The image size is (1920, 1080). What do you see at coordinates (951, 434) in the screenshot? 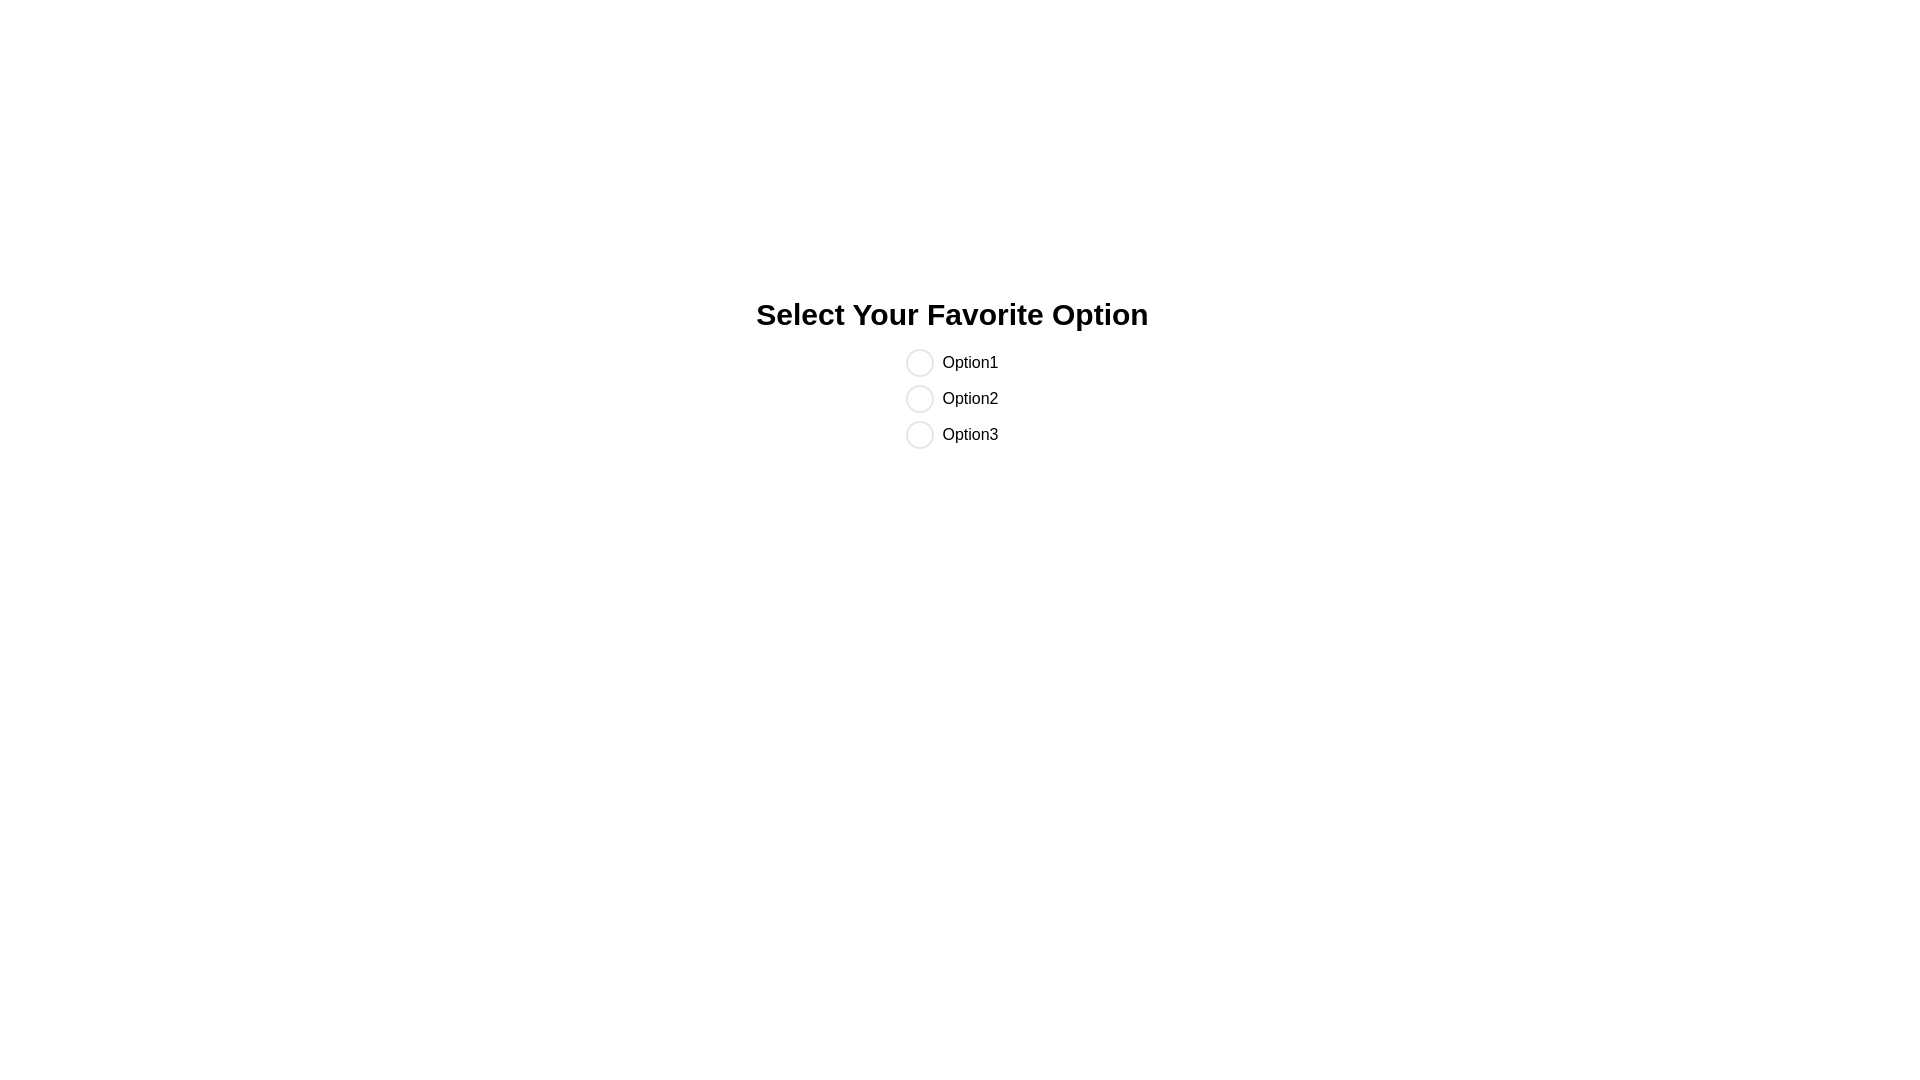
I see `to select the radio button labeled 'Option3', which is the last in the sequence of radio buttons` at bounding box center [951, 434].